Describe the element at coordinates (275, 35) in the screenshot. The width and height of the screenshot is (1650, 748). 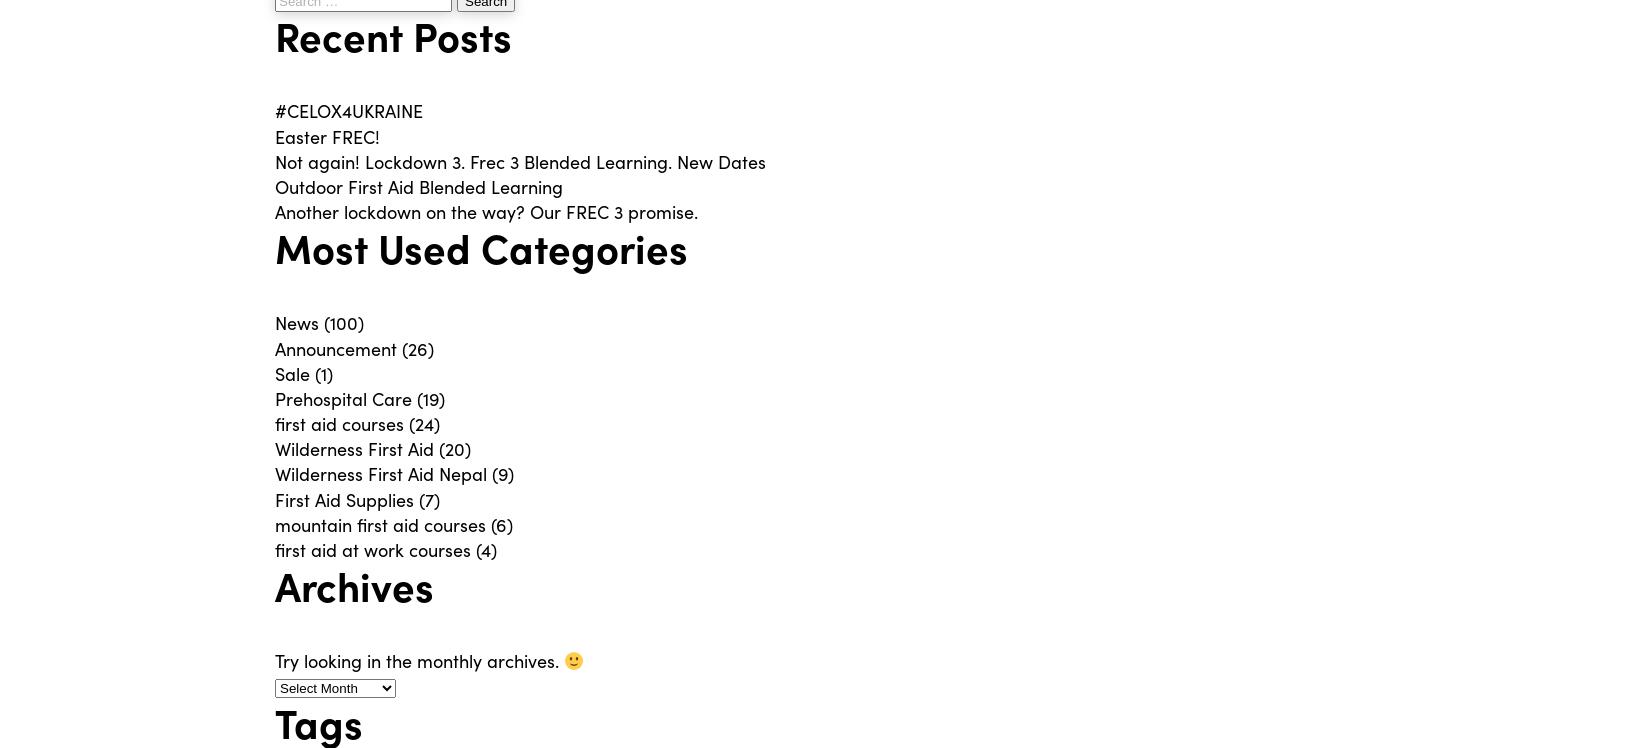
I see `'Recent Posts'` at that location.